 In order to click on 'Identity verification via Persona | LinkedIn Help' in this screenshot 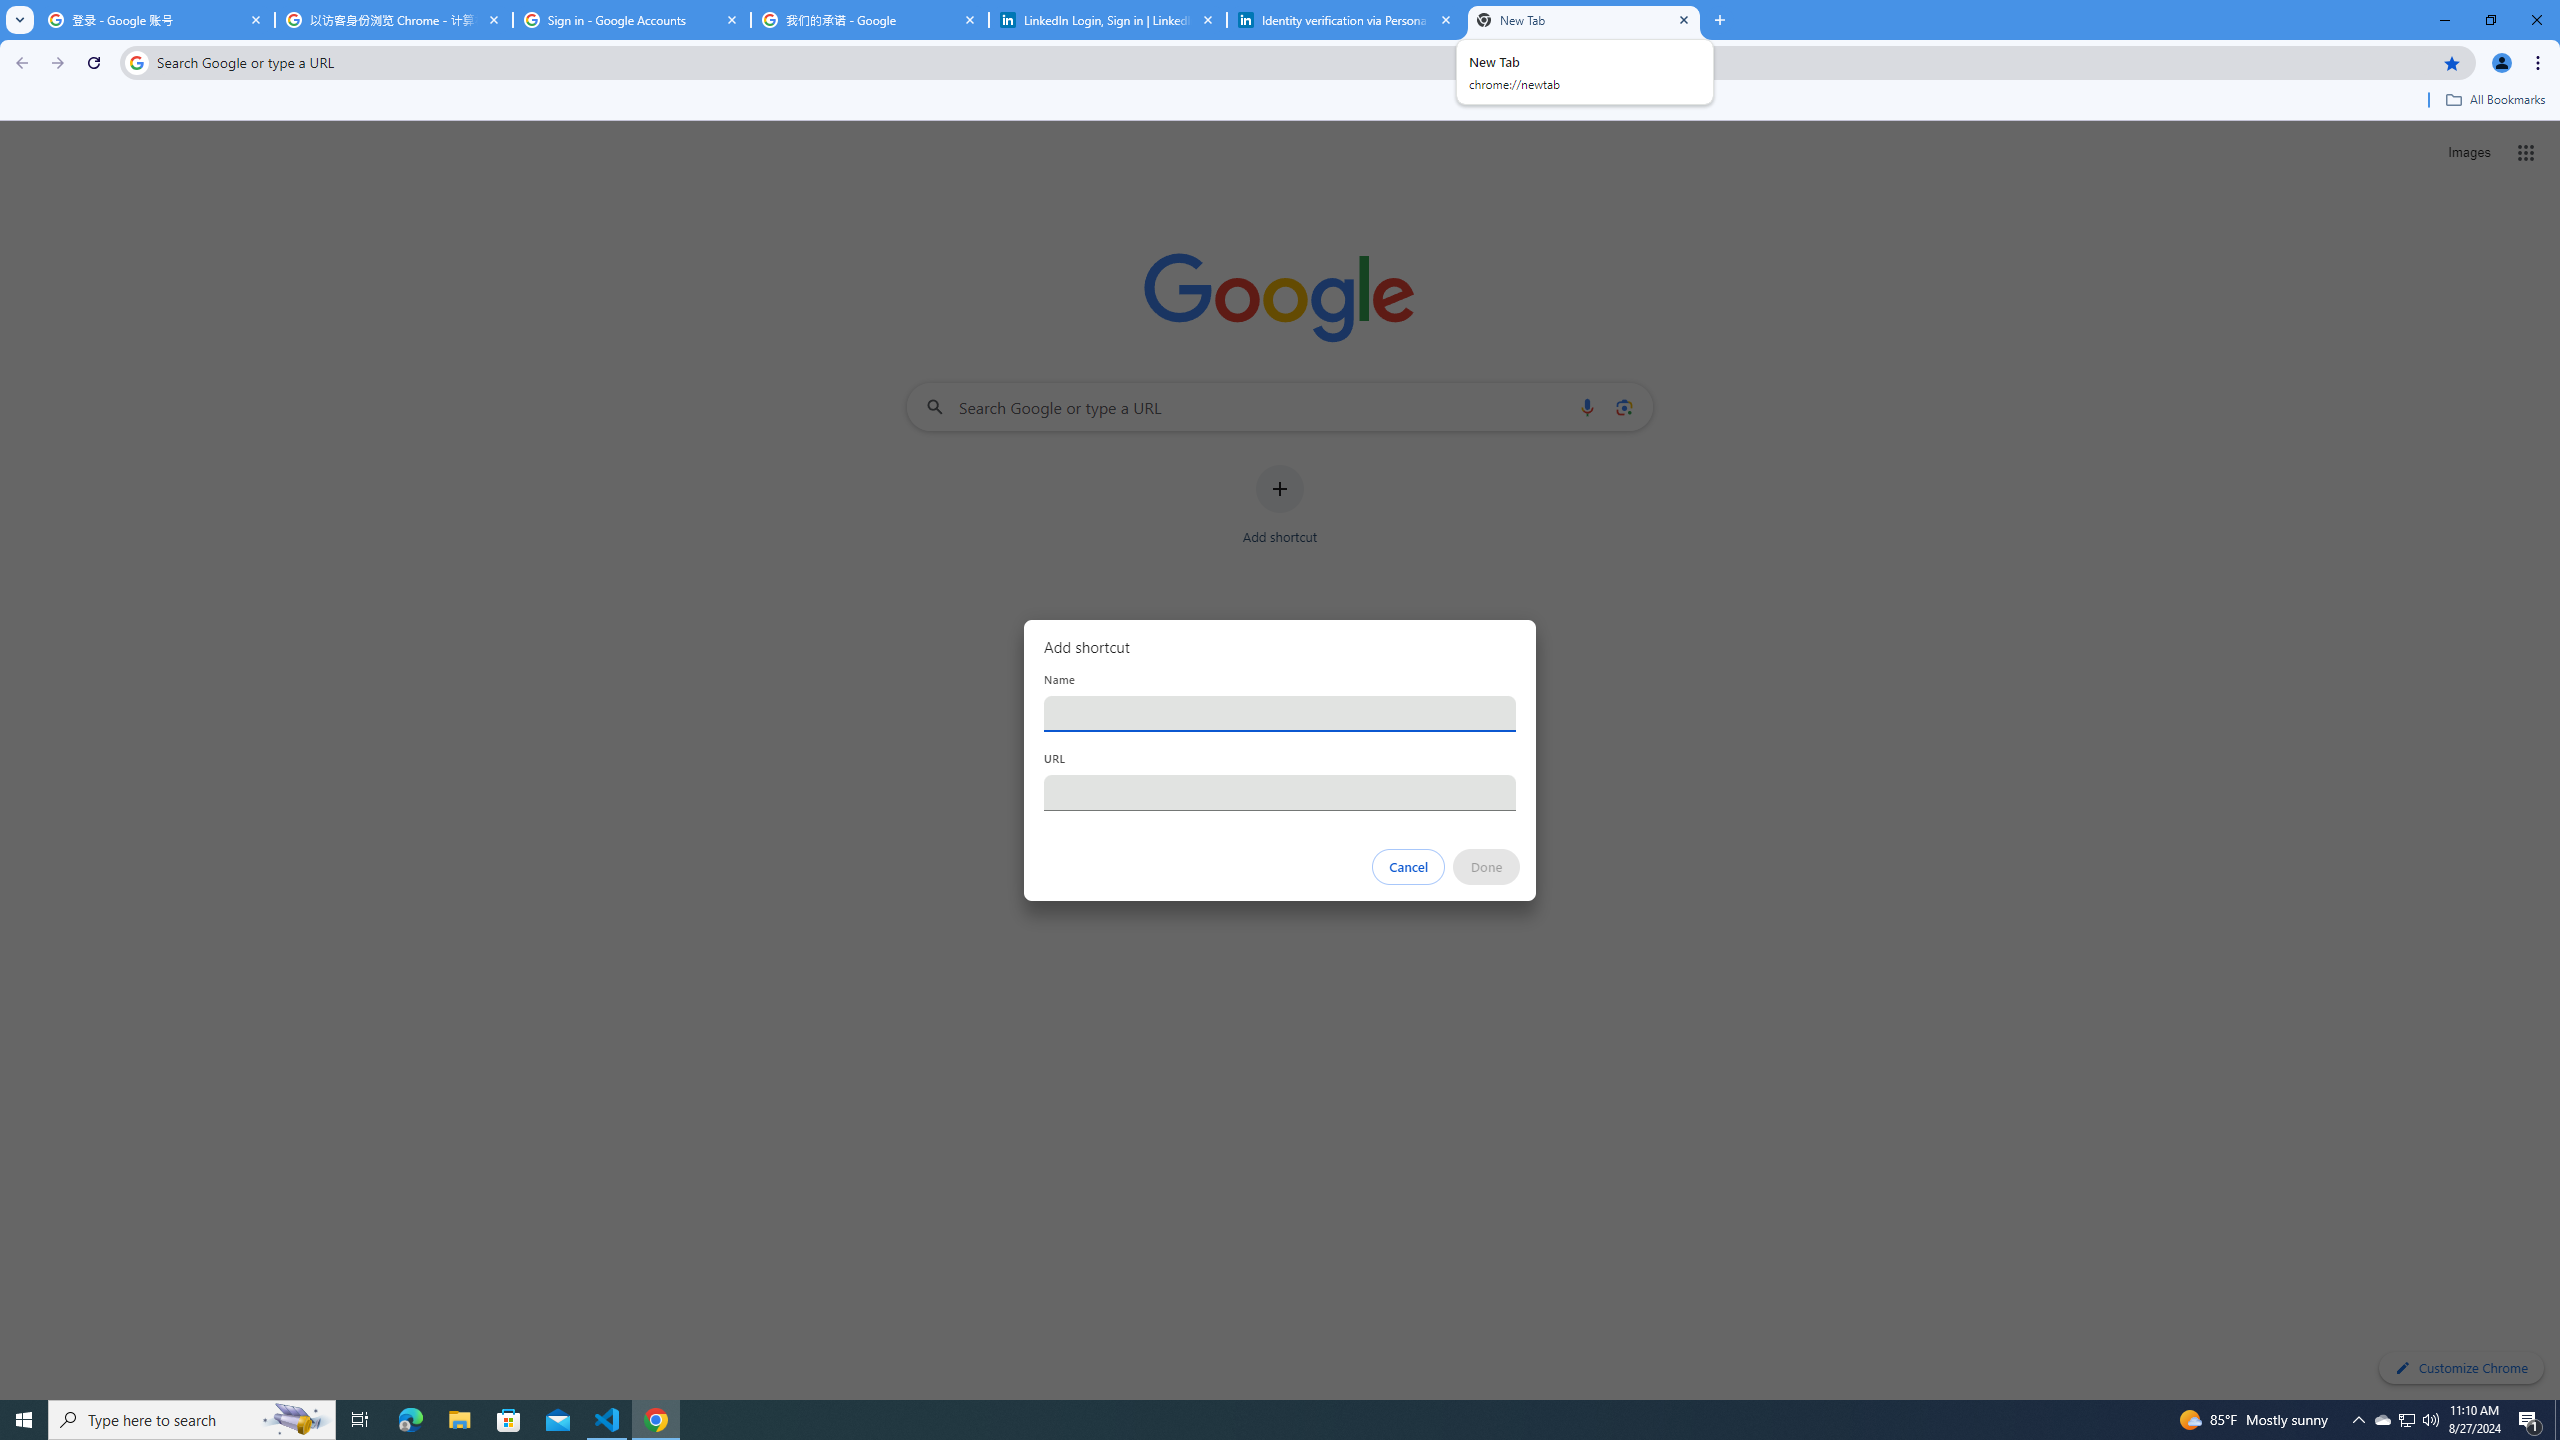, I will do `click(1345, 19)`.